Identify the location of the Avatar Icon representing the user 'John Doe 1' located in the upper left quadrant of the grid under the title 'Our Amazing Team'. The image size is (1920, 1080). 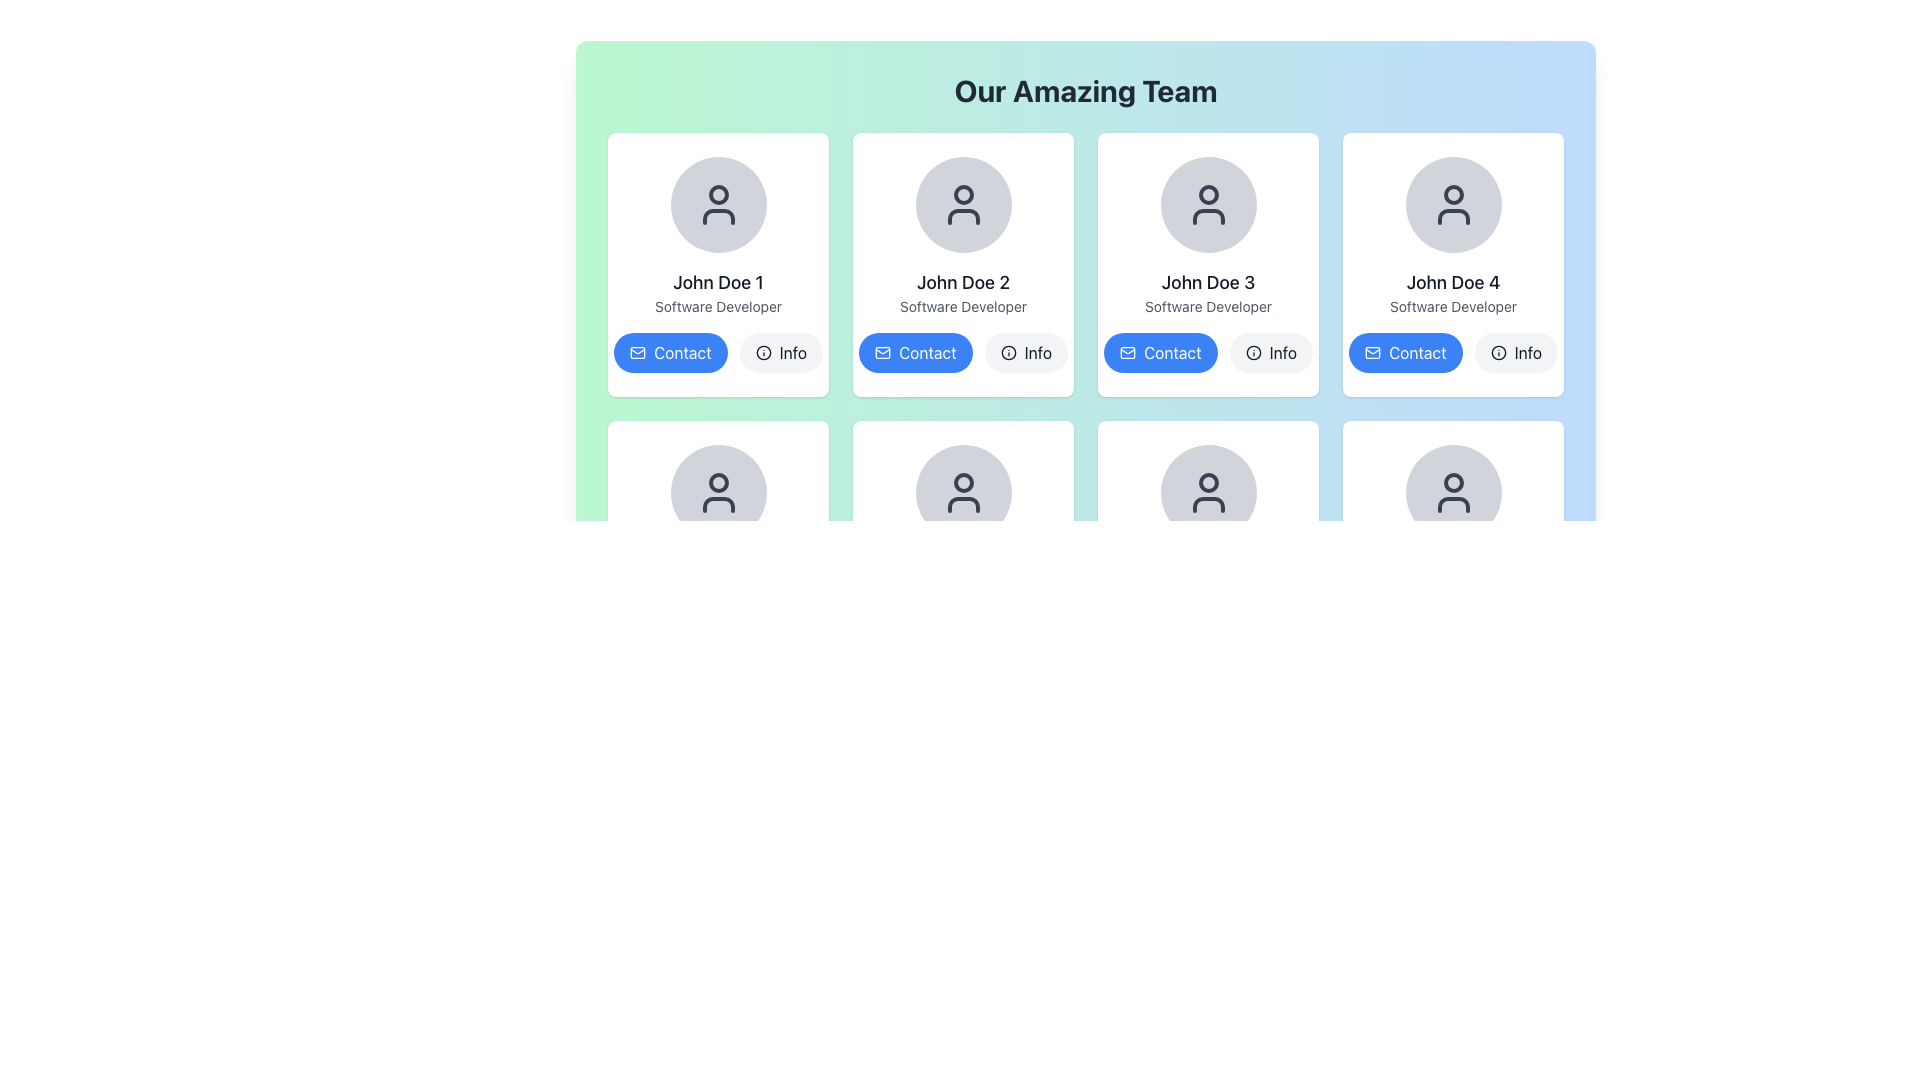
(718, 204).